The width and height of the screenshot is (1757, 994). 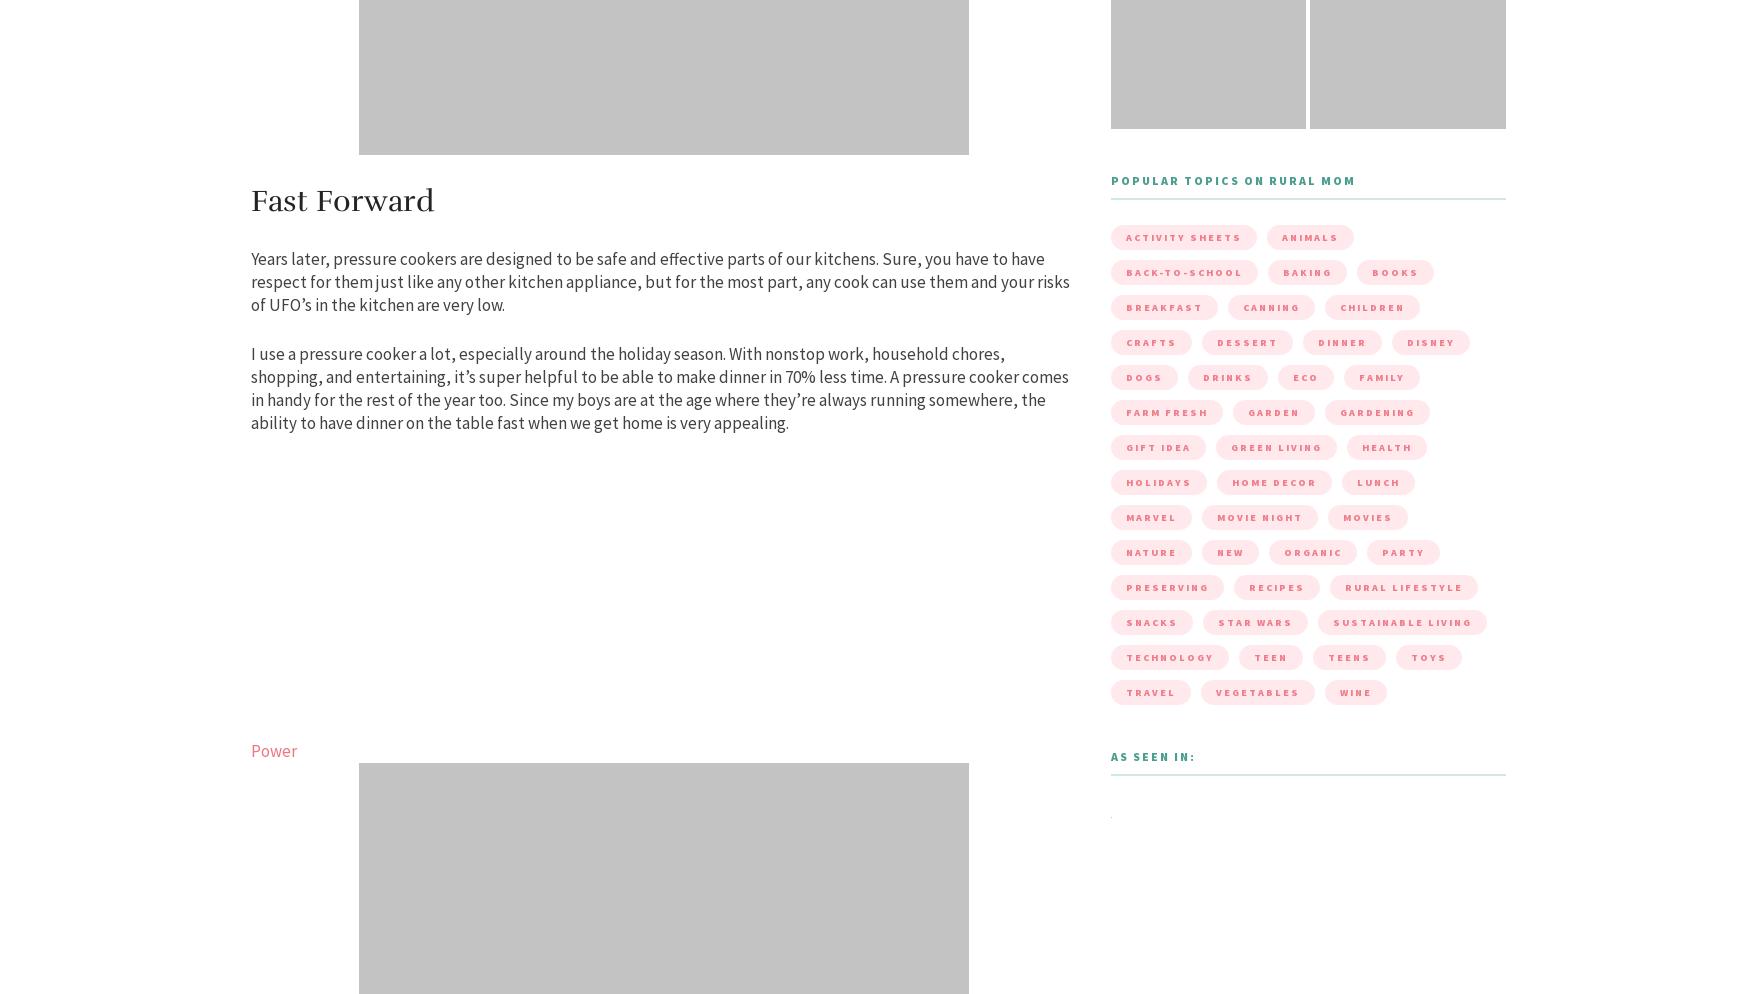 I want to click on 'Technology', so click(x=1125, y=657).